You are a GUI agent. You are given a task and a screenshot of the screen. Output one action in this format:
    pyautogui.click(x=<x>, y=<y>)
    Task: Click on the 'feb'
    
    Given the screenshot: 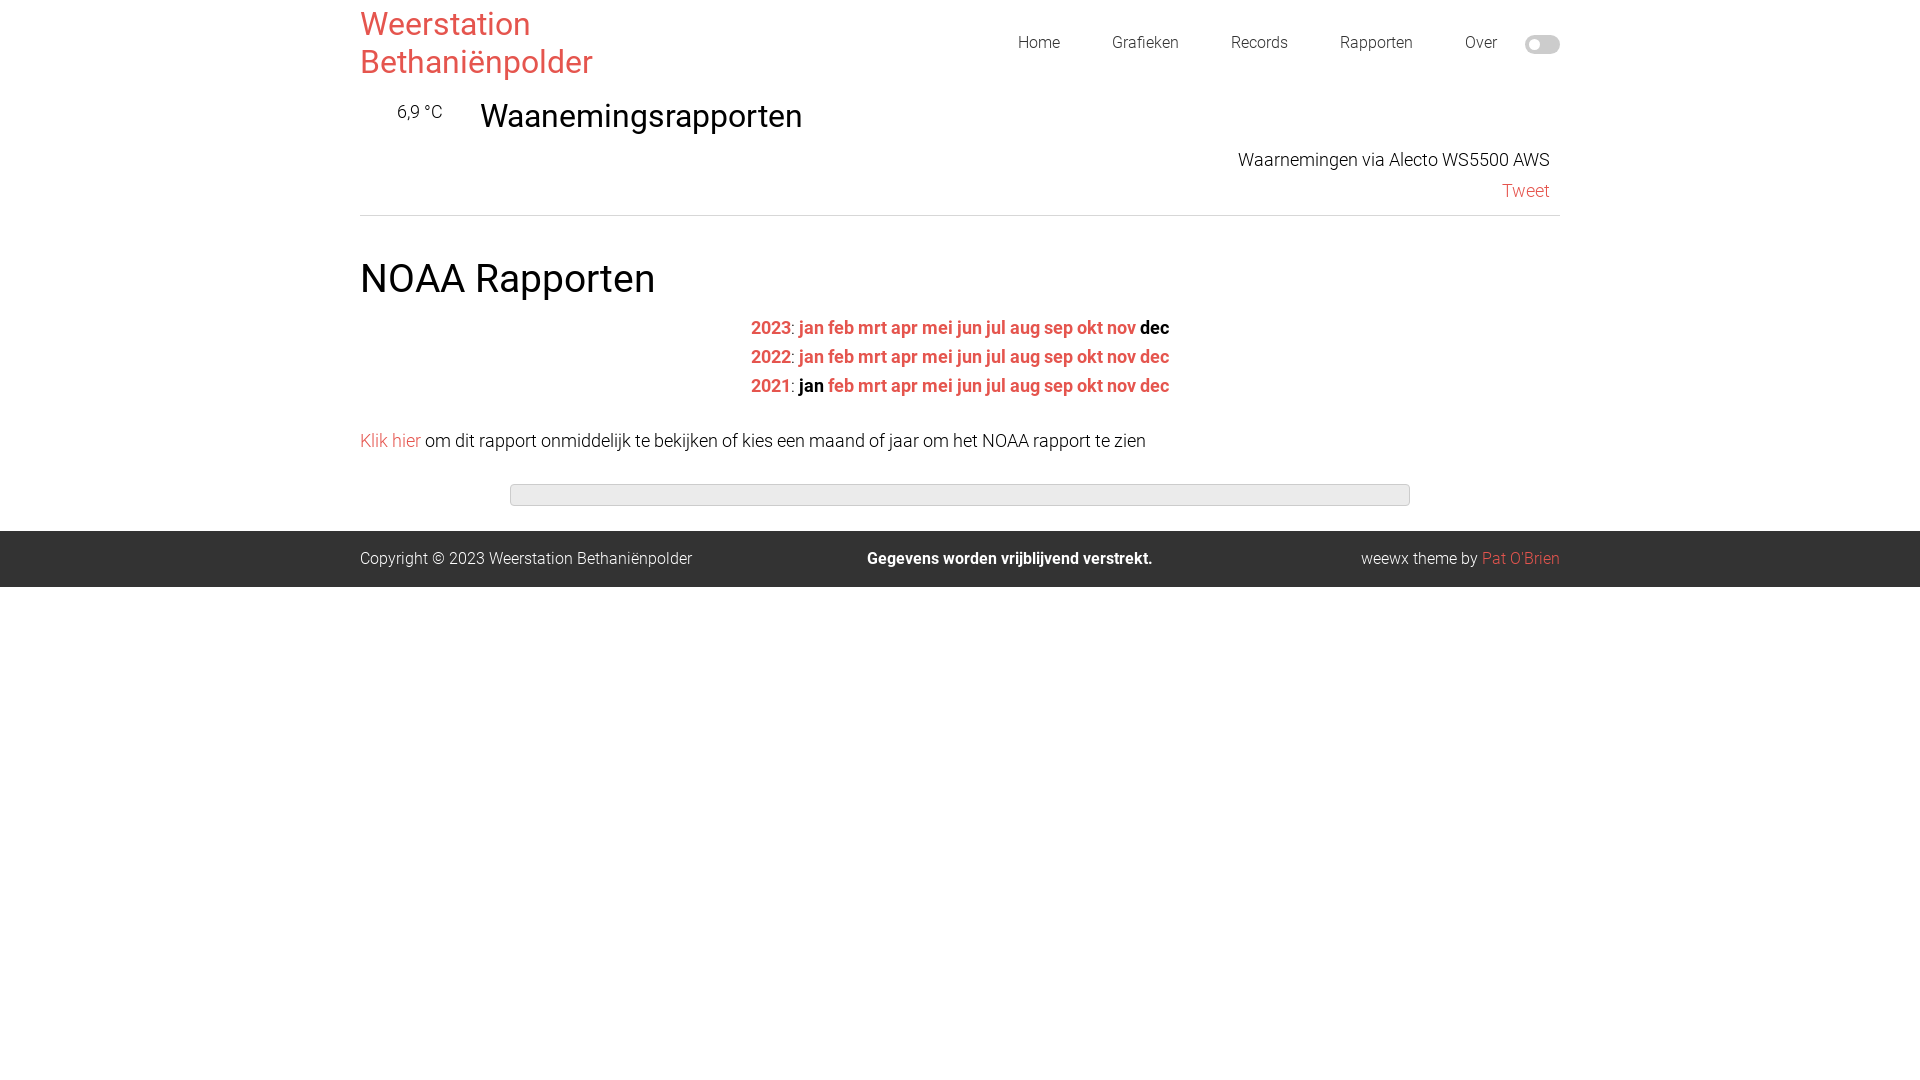 What is the action you would take?
    pyautogui.click(x=840, y=385)
    